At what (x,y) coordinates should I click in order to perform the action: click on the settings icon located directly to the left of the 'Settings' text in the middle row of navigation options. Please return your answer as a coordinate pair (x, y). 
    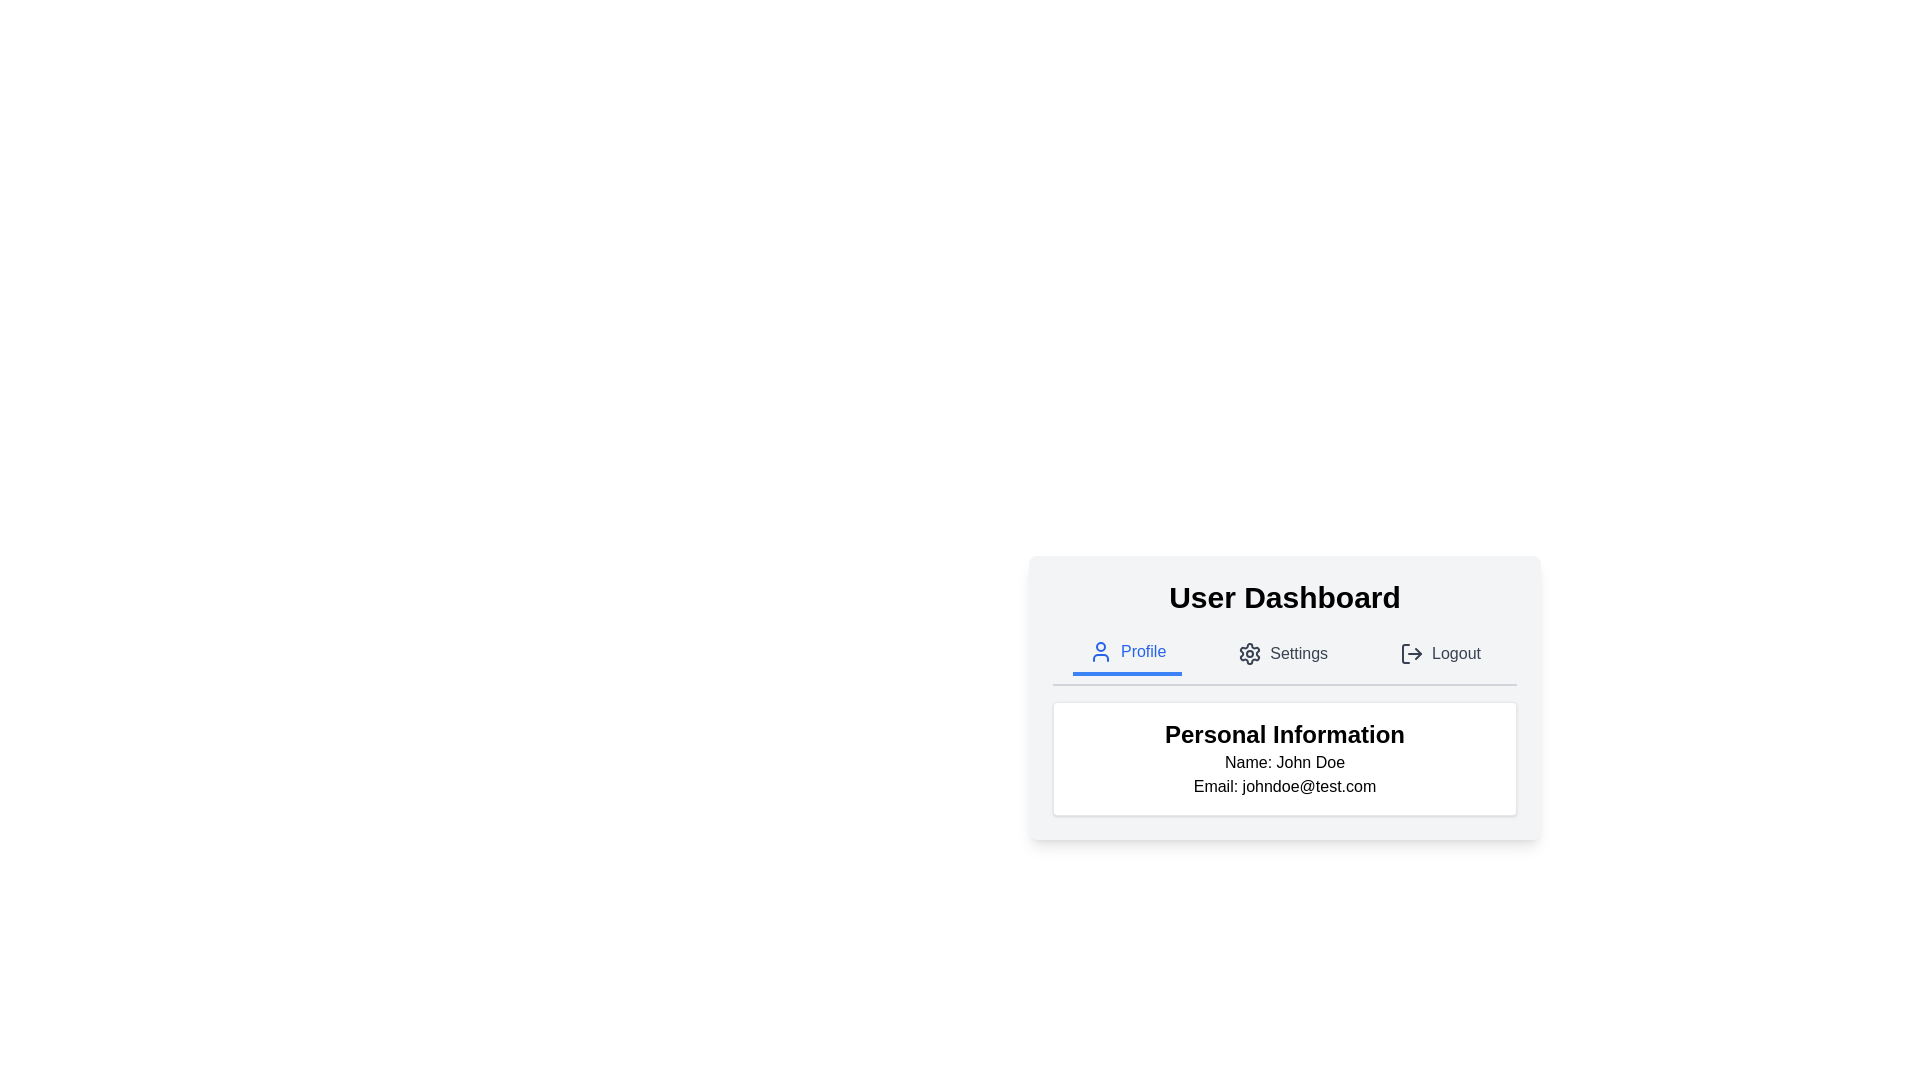
    Looking at the image, I should click on (1249, 654).